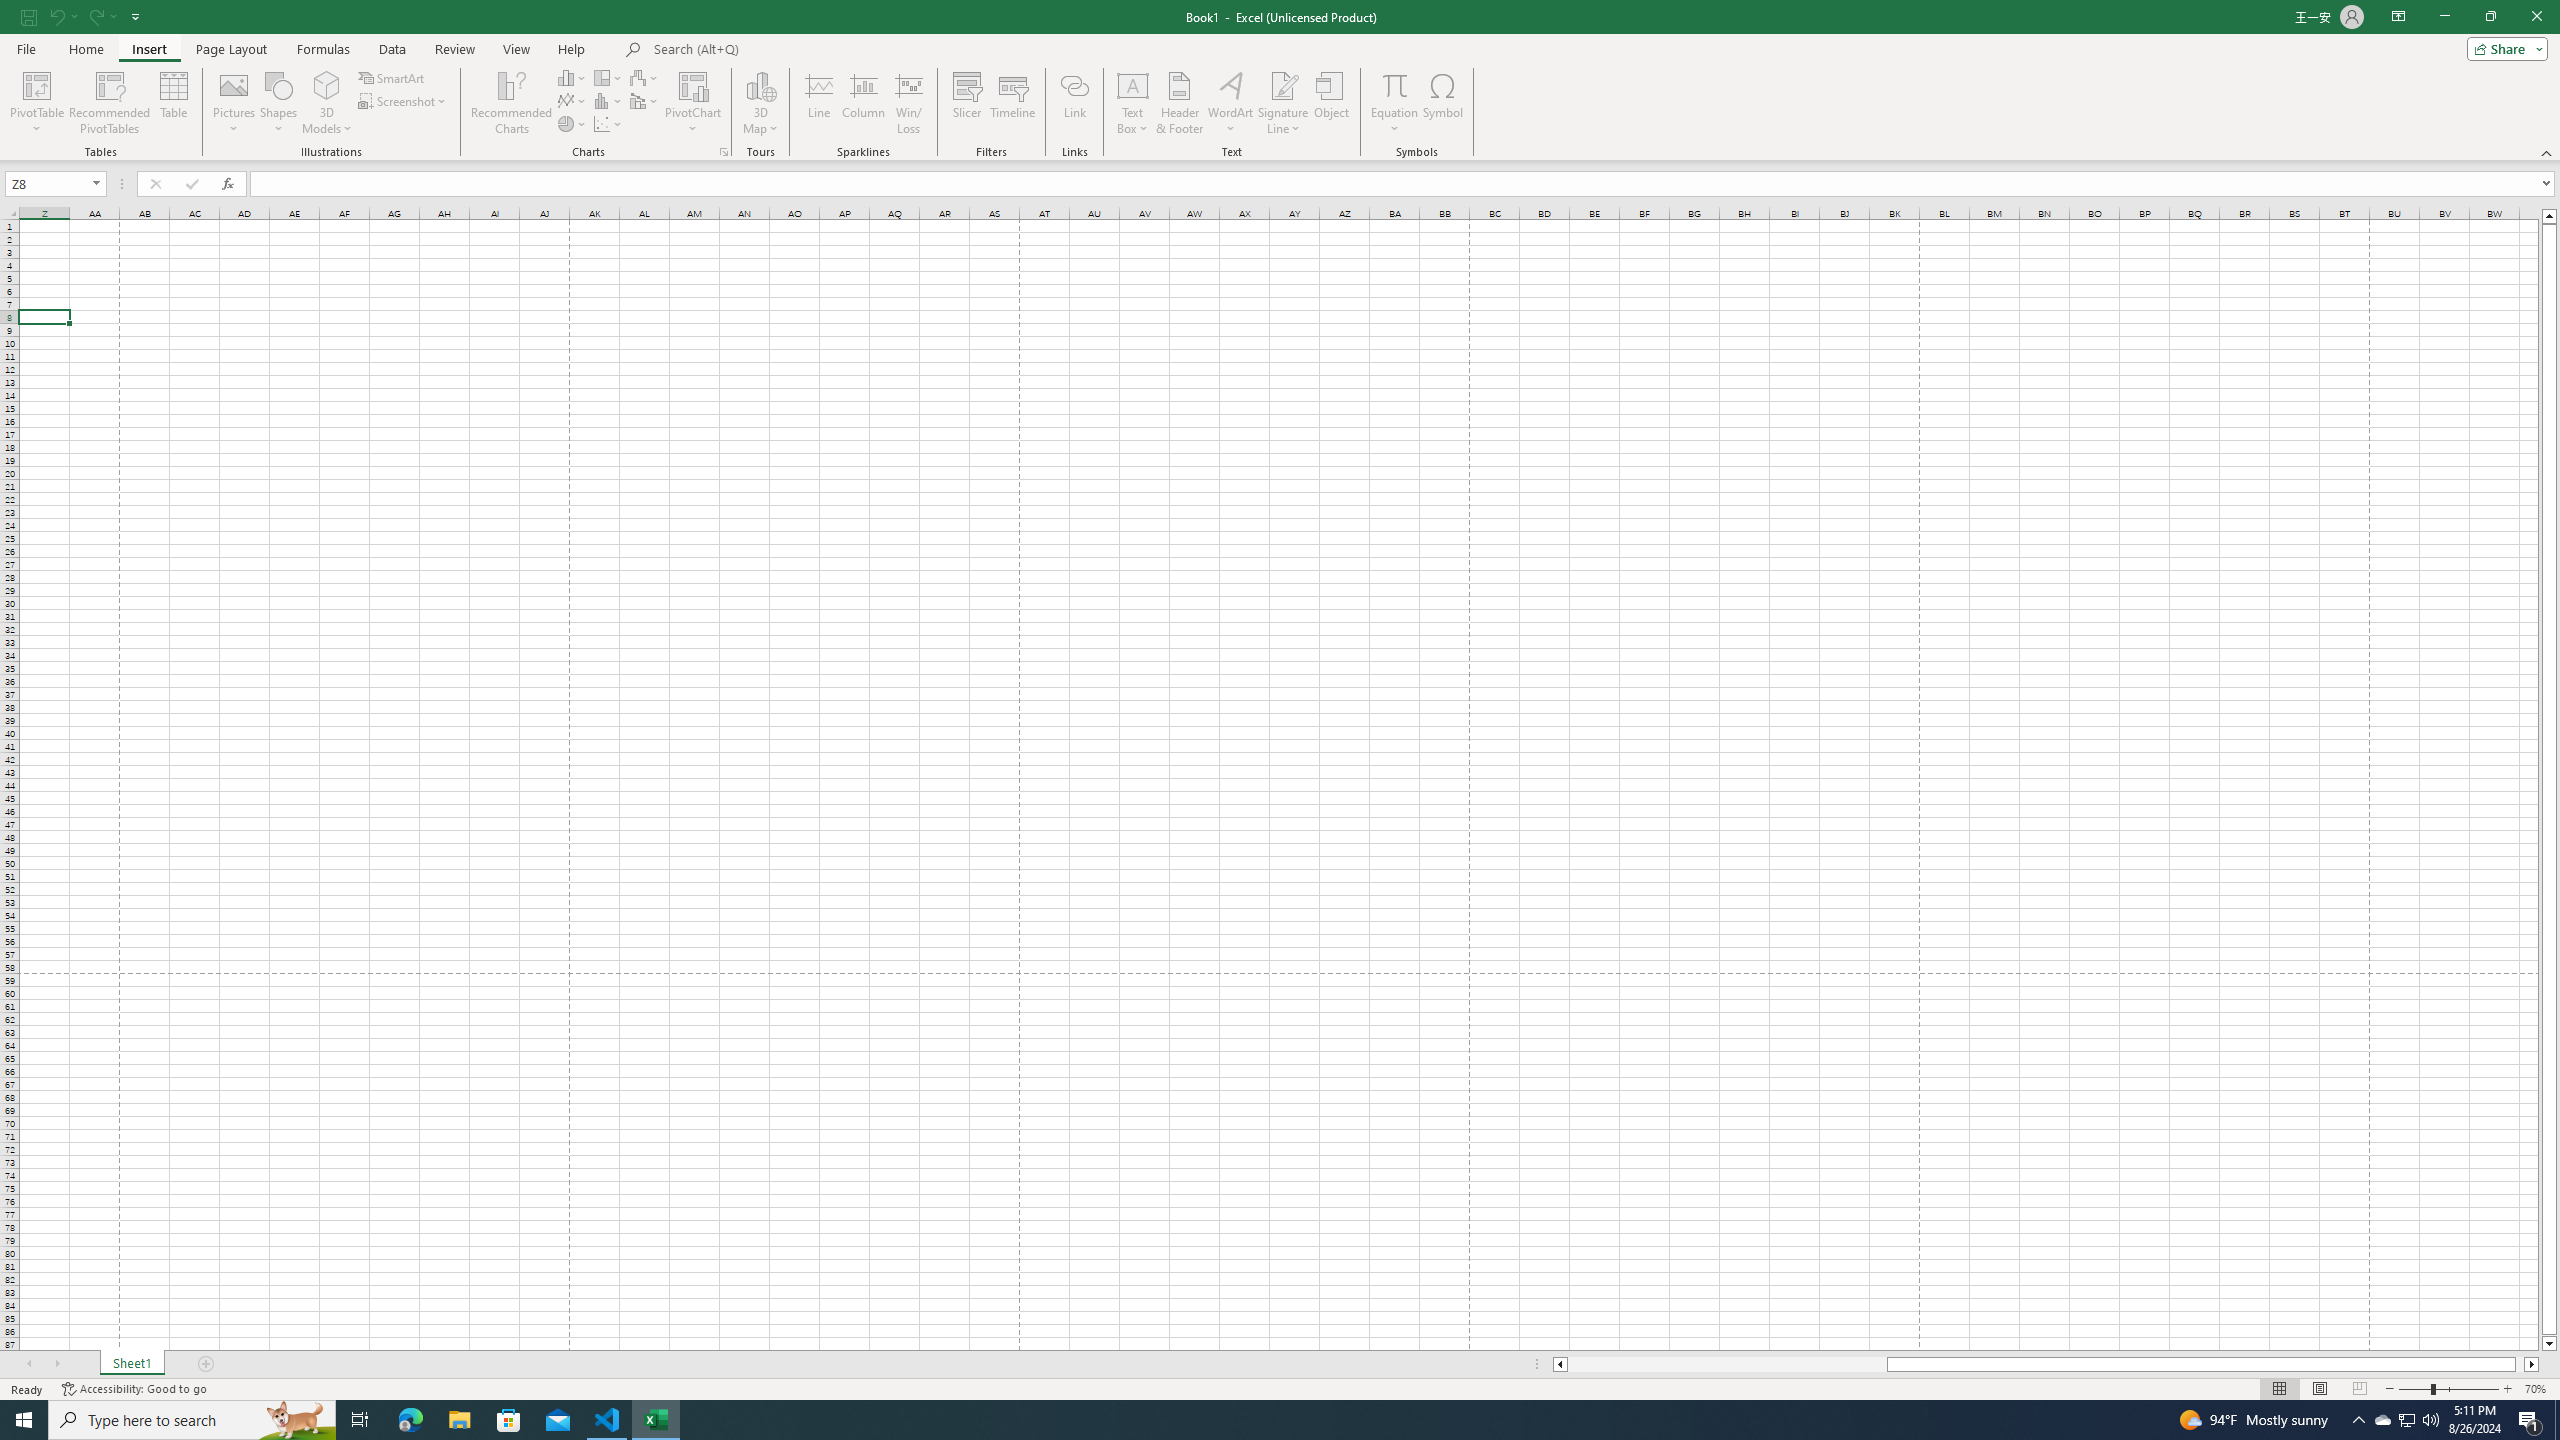  Describe the element at coordinates (1443, 103) in the screenshot. I see `'Symbol...'` at that location.